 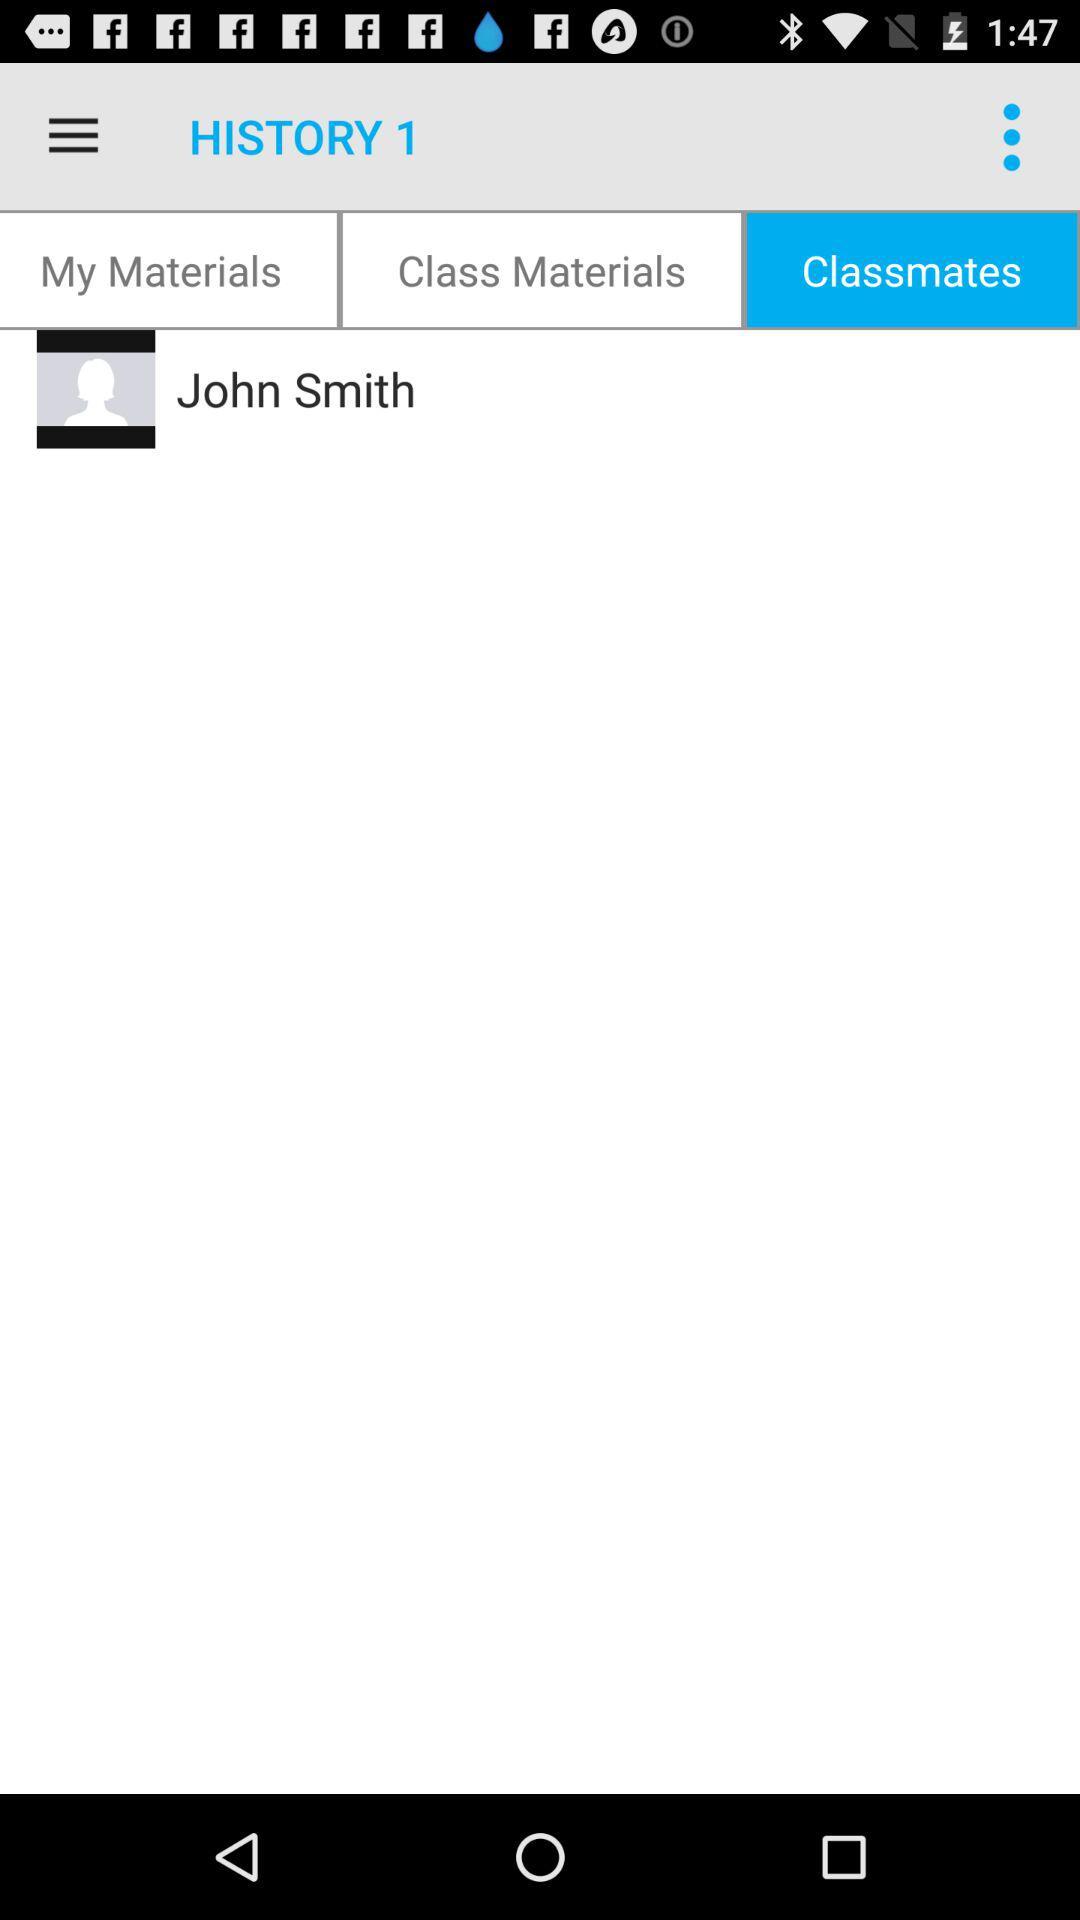 What do you see at coordinates (541, 268) in the screenshot?
I see `icon to the left of classmates item` at bounding box center [541, 268].